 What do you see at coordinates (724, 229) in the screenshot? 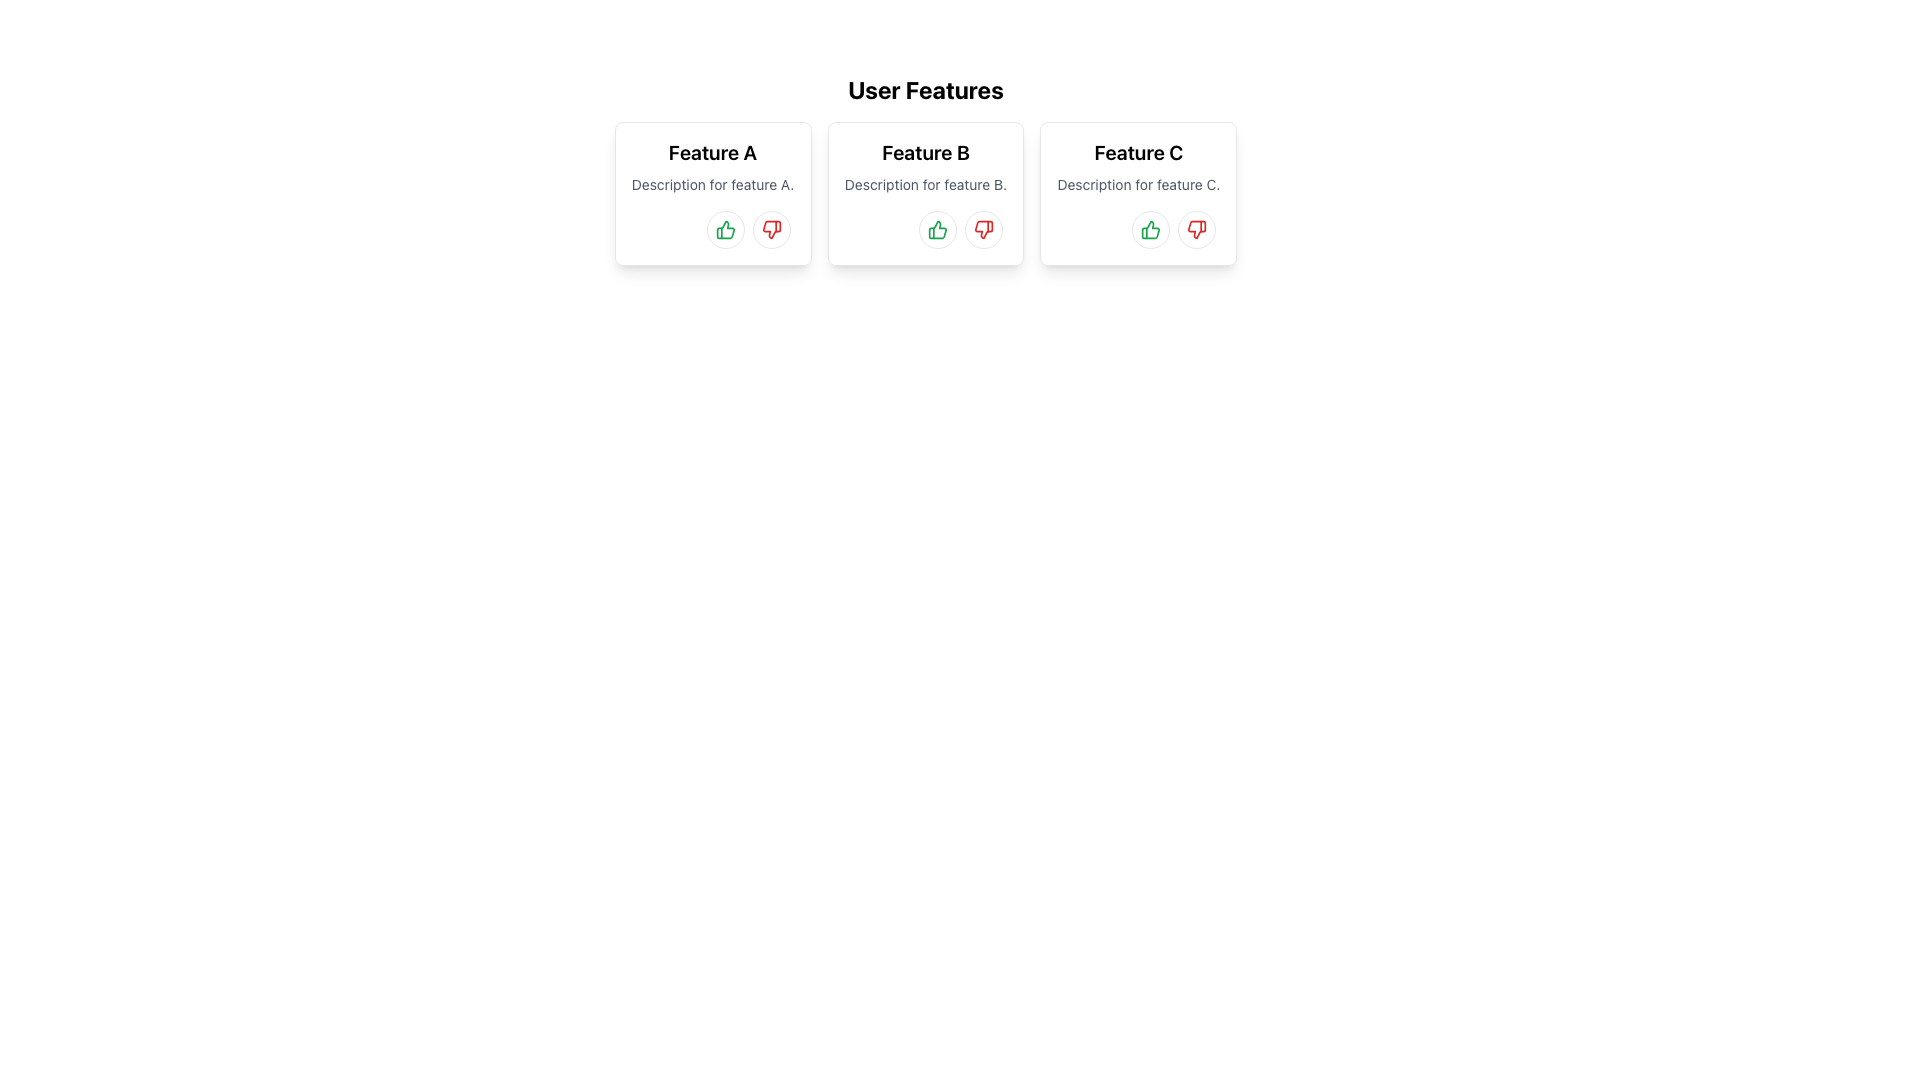
I see `the 'like' button located in the bottom-right area of the card for 'Feature A' to observe effects` at bounding box center [724, 229].